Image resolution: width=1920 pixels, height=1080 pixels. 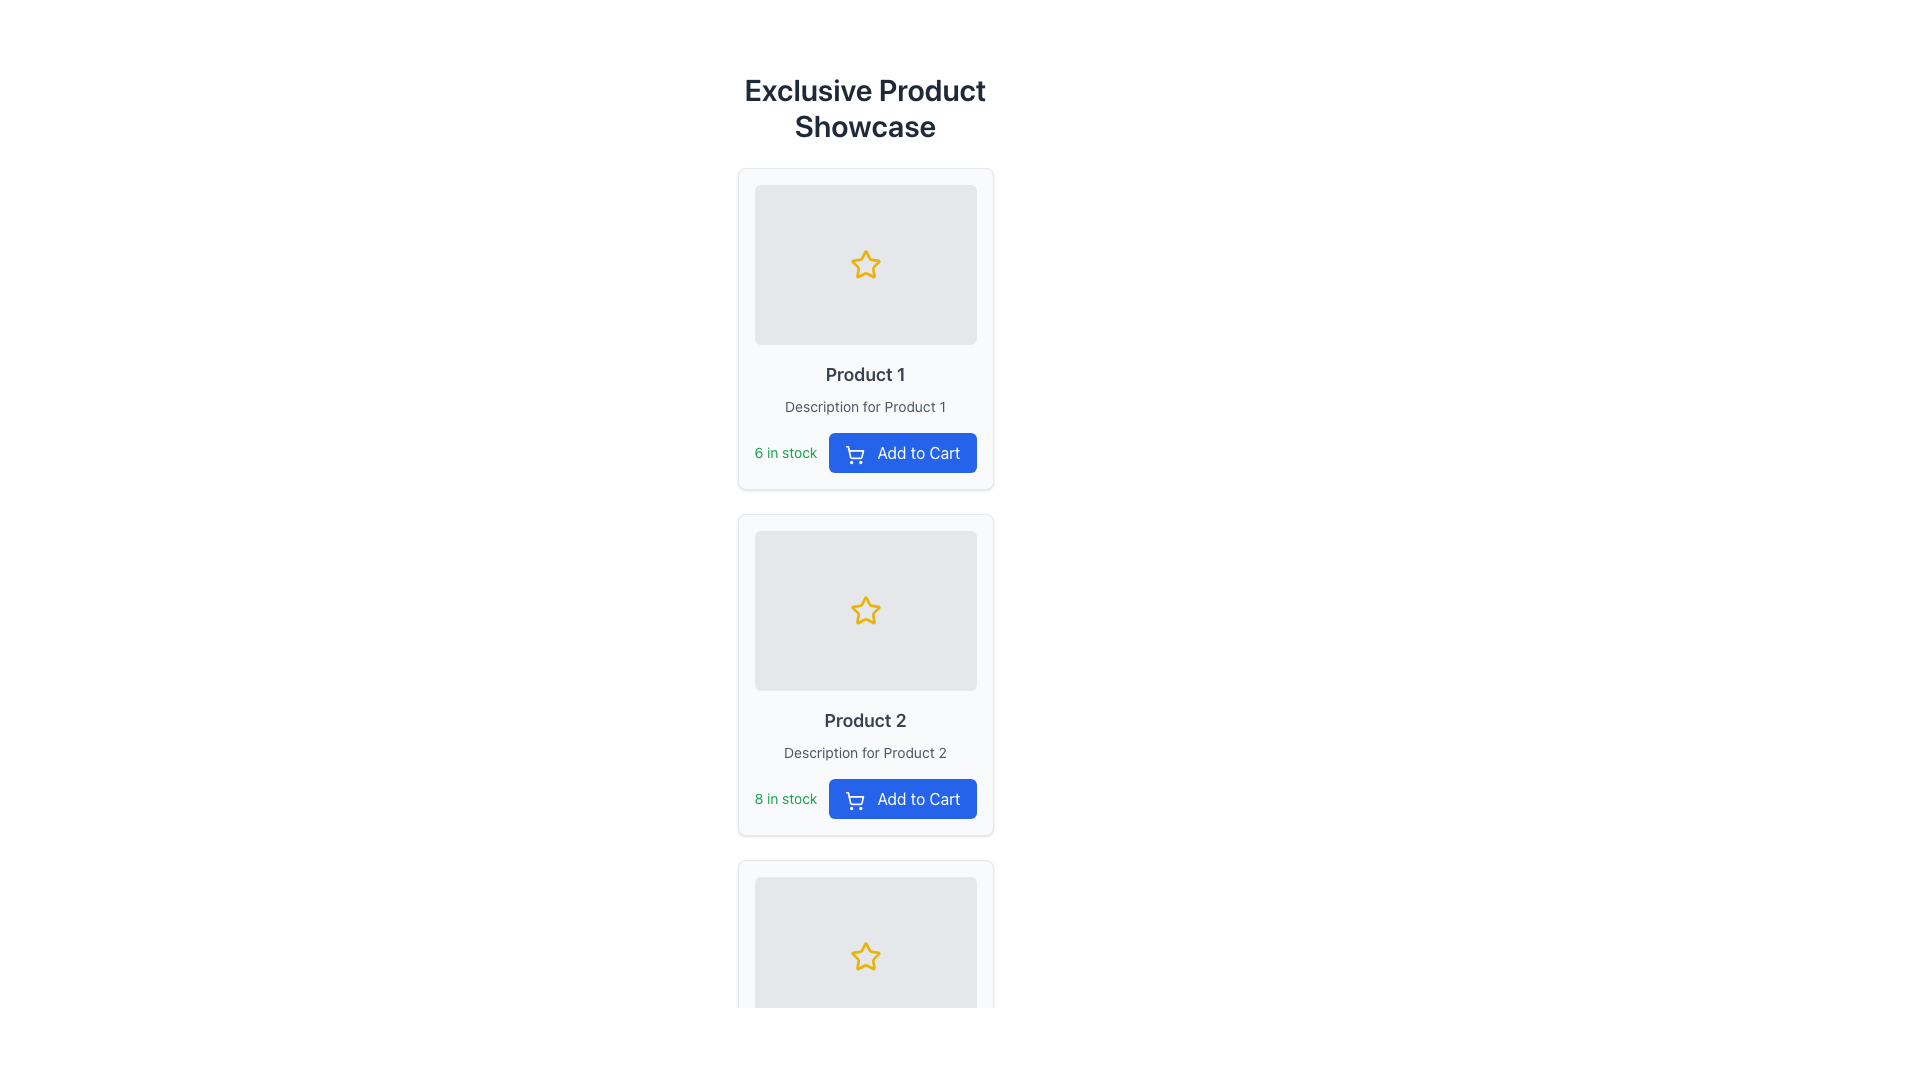 I want to click on the static text label reading 'Product 2', which is located within the second product card, beneath a yellow star icon and above a smaller description text, so click(x=865, y=721).